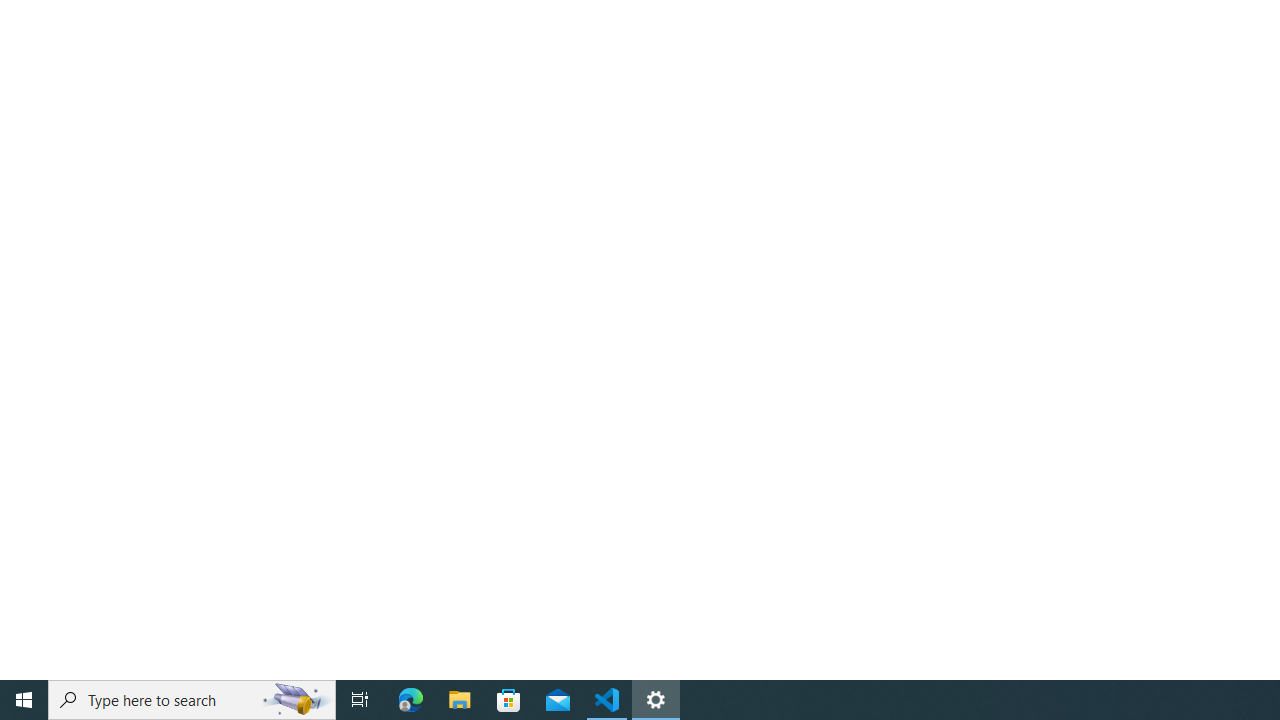  I want to click on 'Start', so click(24, 698).